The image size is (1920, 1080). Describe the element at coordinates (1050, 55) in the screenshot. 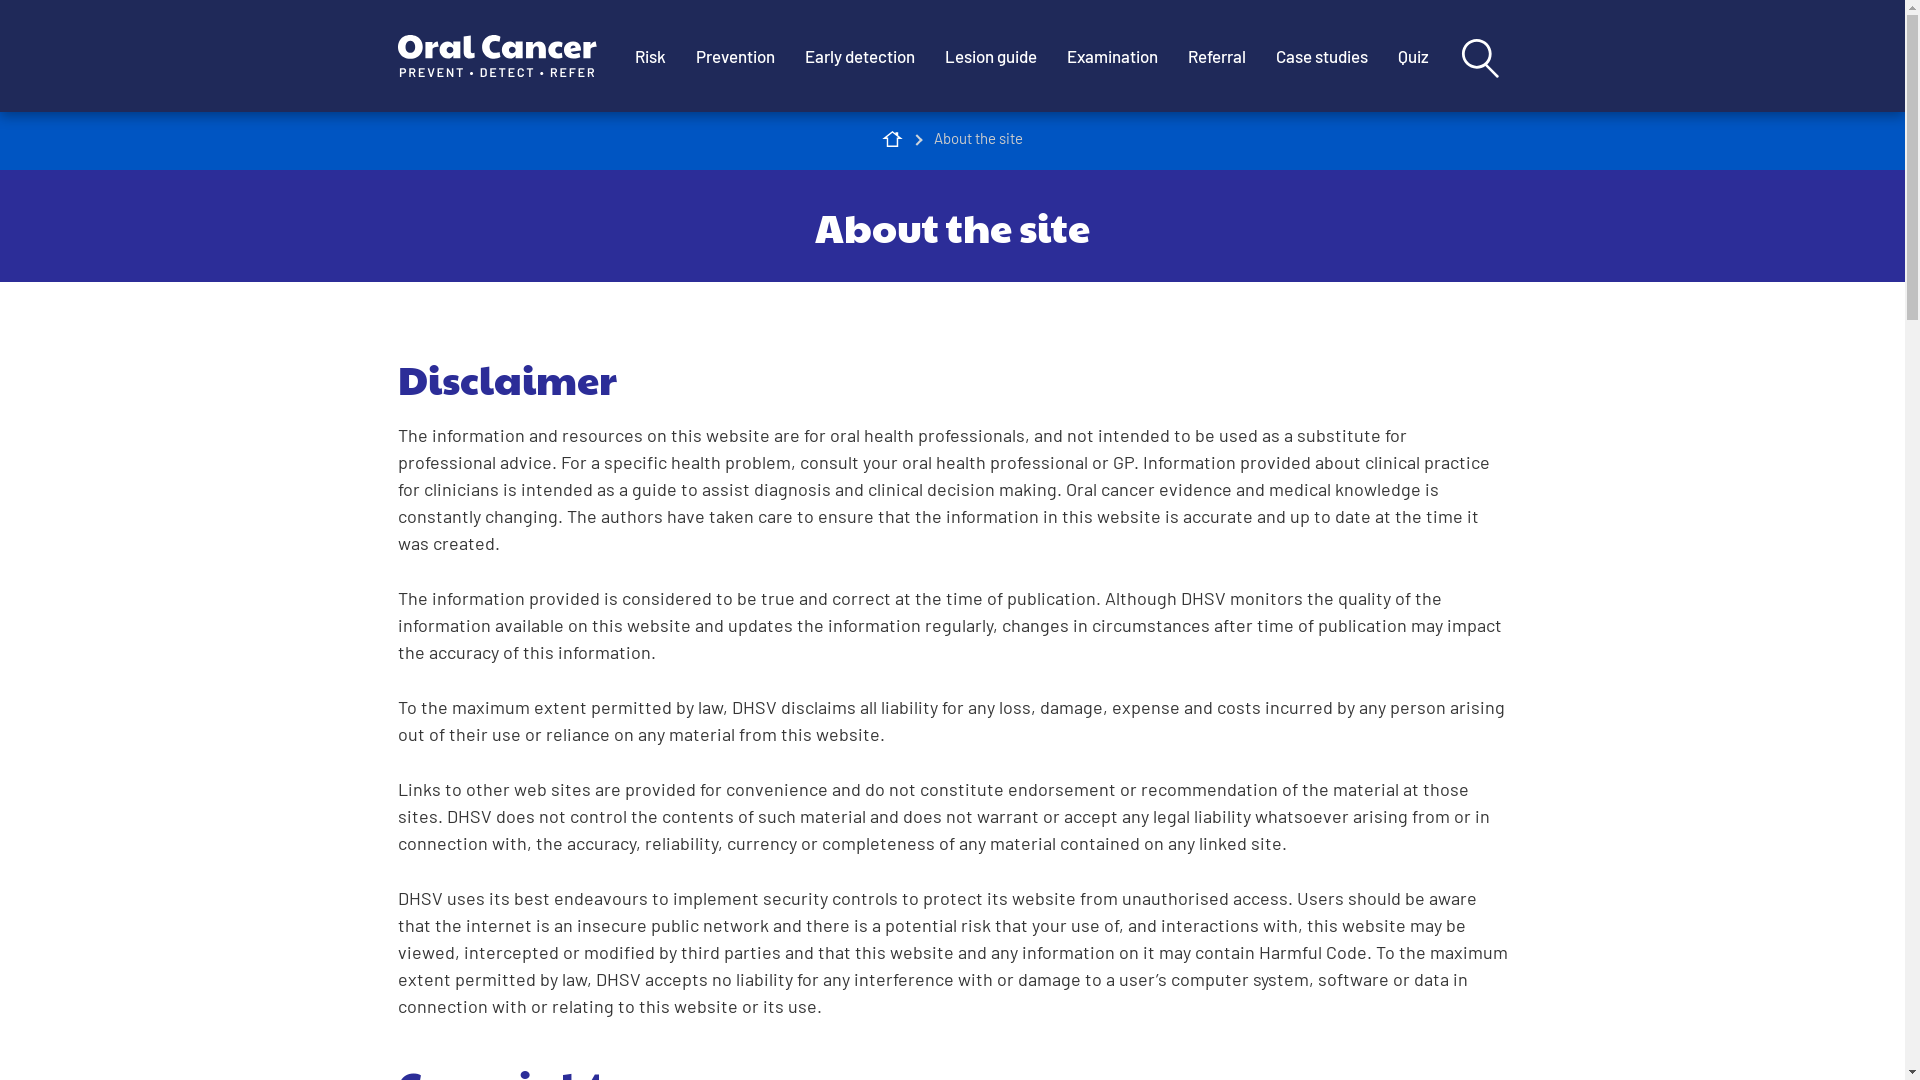

I see `'Examination'` at that location.